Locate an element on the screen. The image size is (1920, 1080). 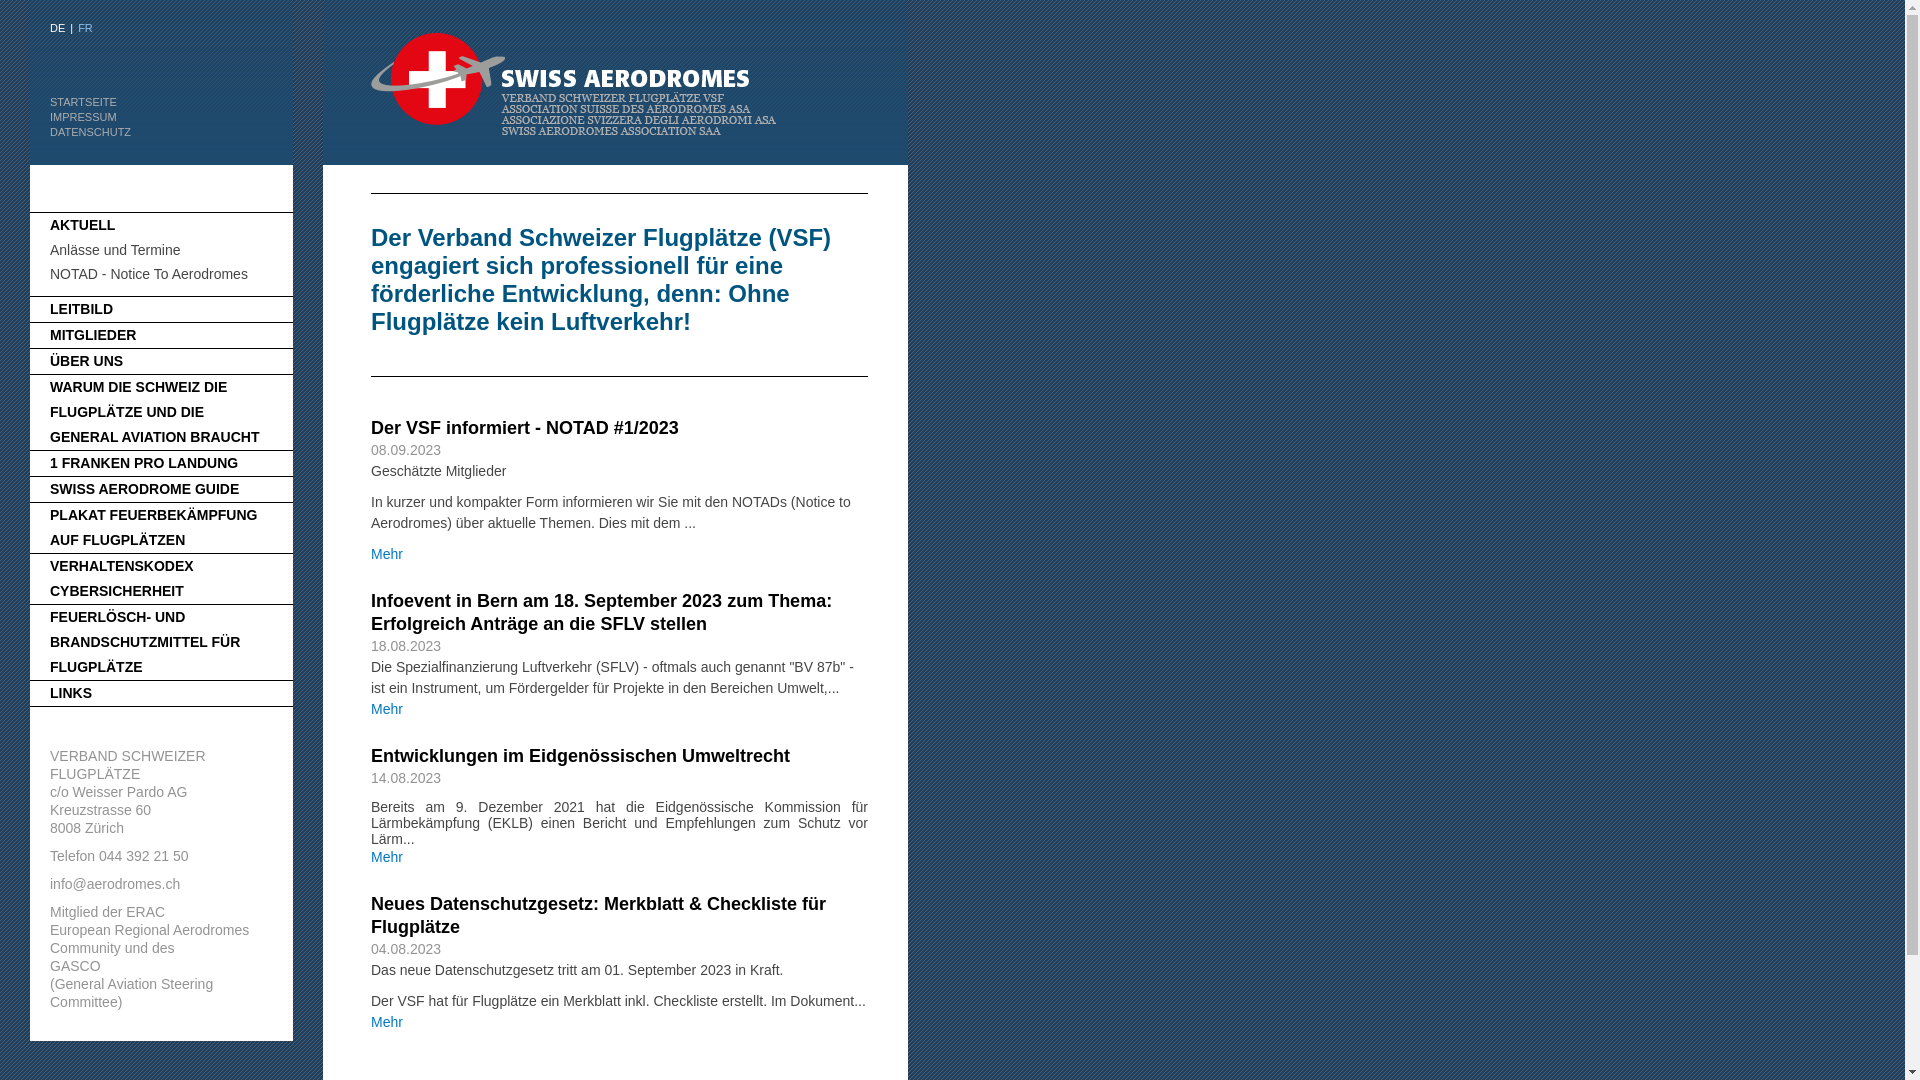
'1 FRANKEN PRO LANDUNG' is located at coordinates (143, 462).